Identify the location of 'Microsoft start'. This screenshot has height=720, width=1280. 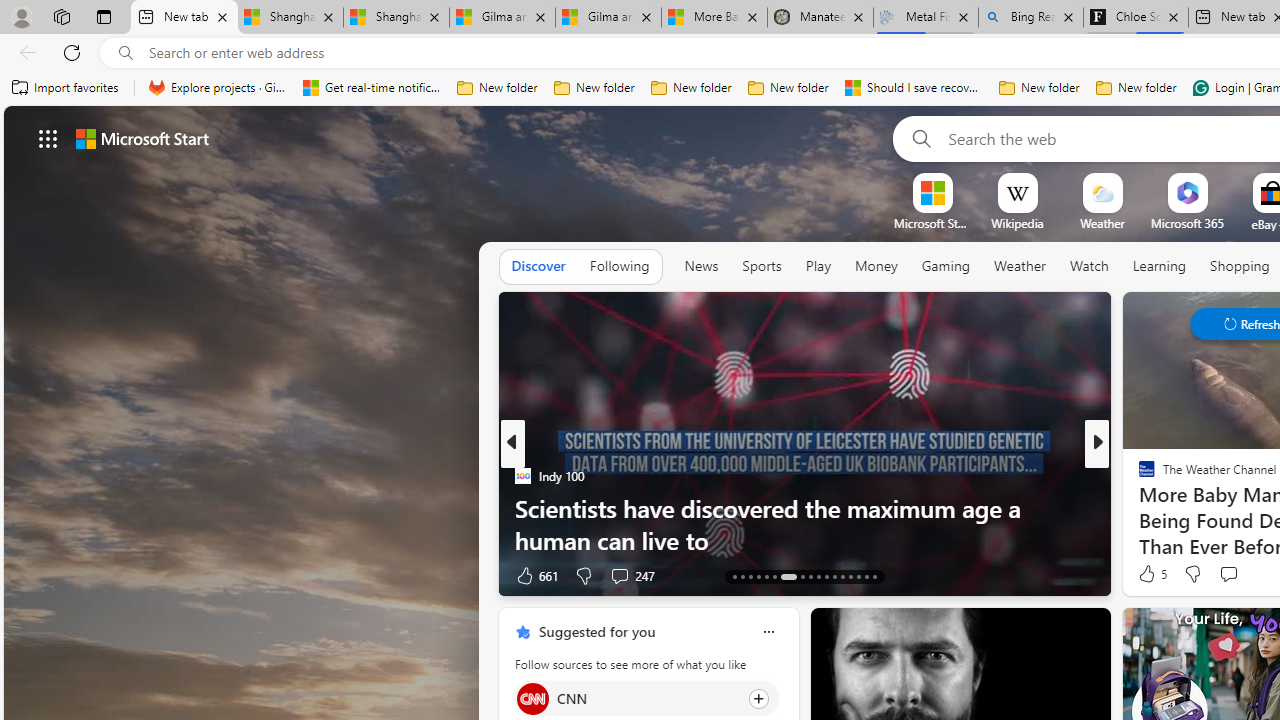
(141, 137).